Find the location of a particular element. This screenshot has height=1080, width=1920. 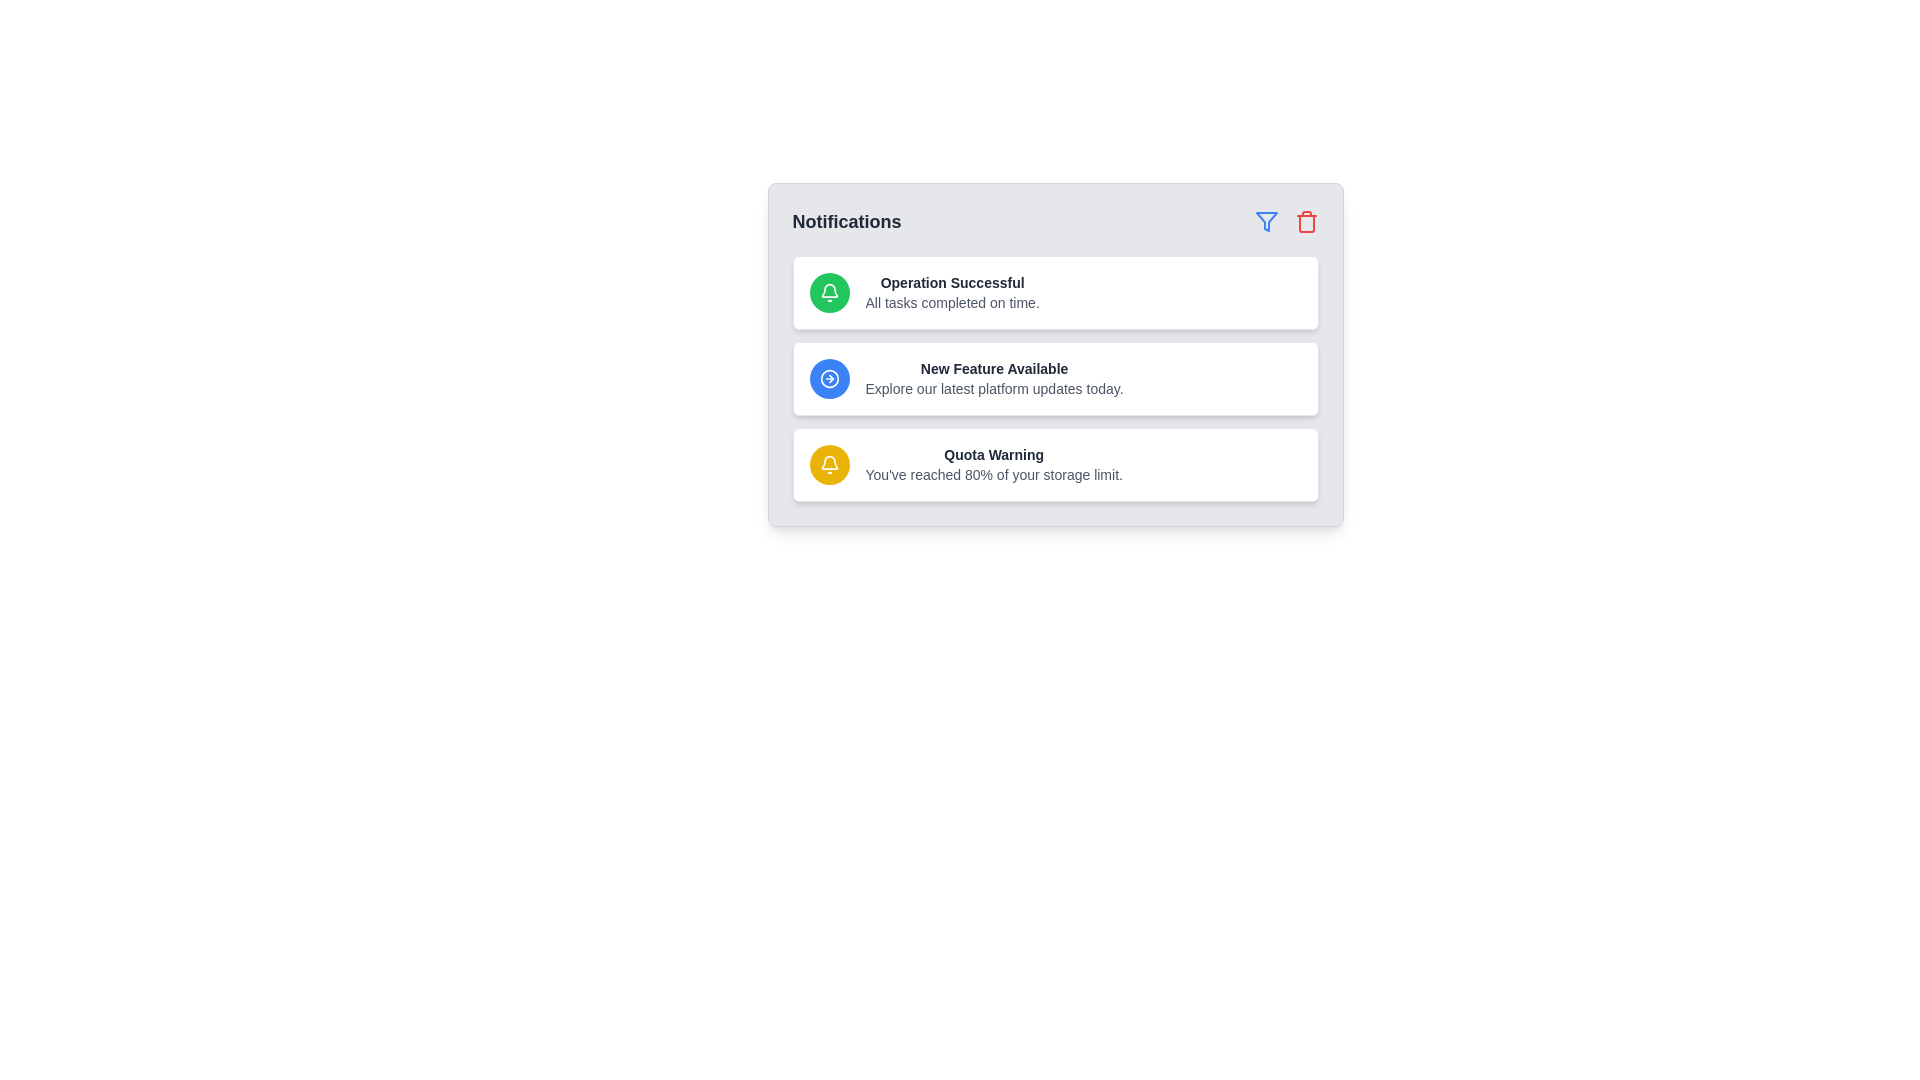

text of the notification title labeled 'Operation Successful', which is in bold and dark color at the top of the first notification card is located at coordinates (951, 282).